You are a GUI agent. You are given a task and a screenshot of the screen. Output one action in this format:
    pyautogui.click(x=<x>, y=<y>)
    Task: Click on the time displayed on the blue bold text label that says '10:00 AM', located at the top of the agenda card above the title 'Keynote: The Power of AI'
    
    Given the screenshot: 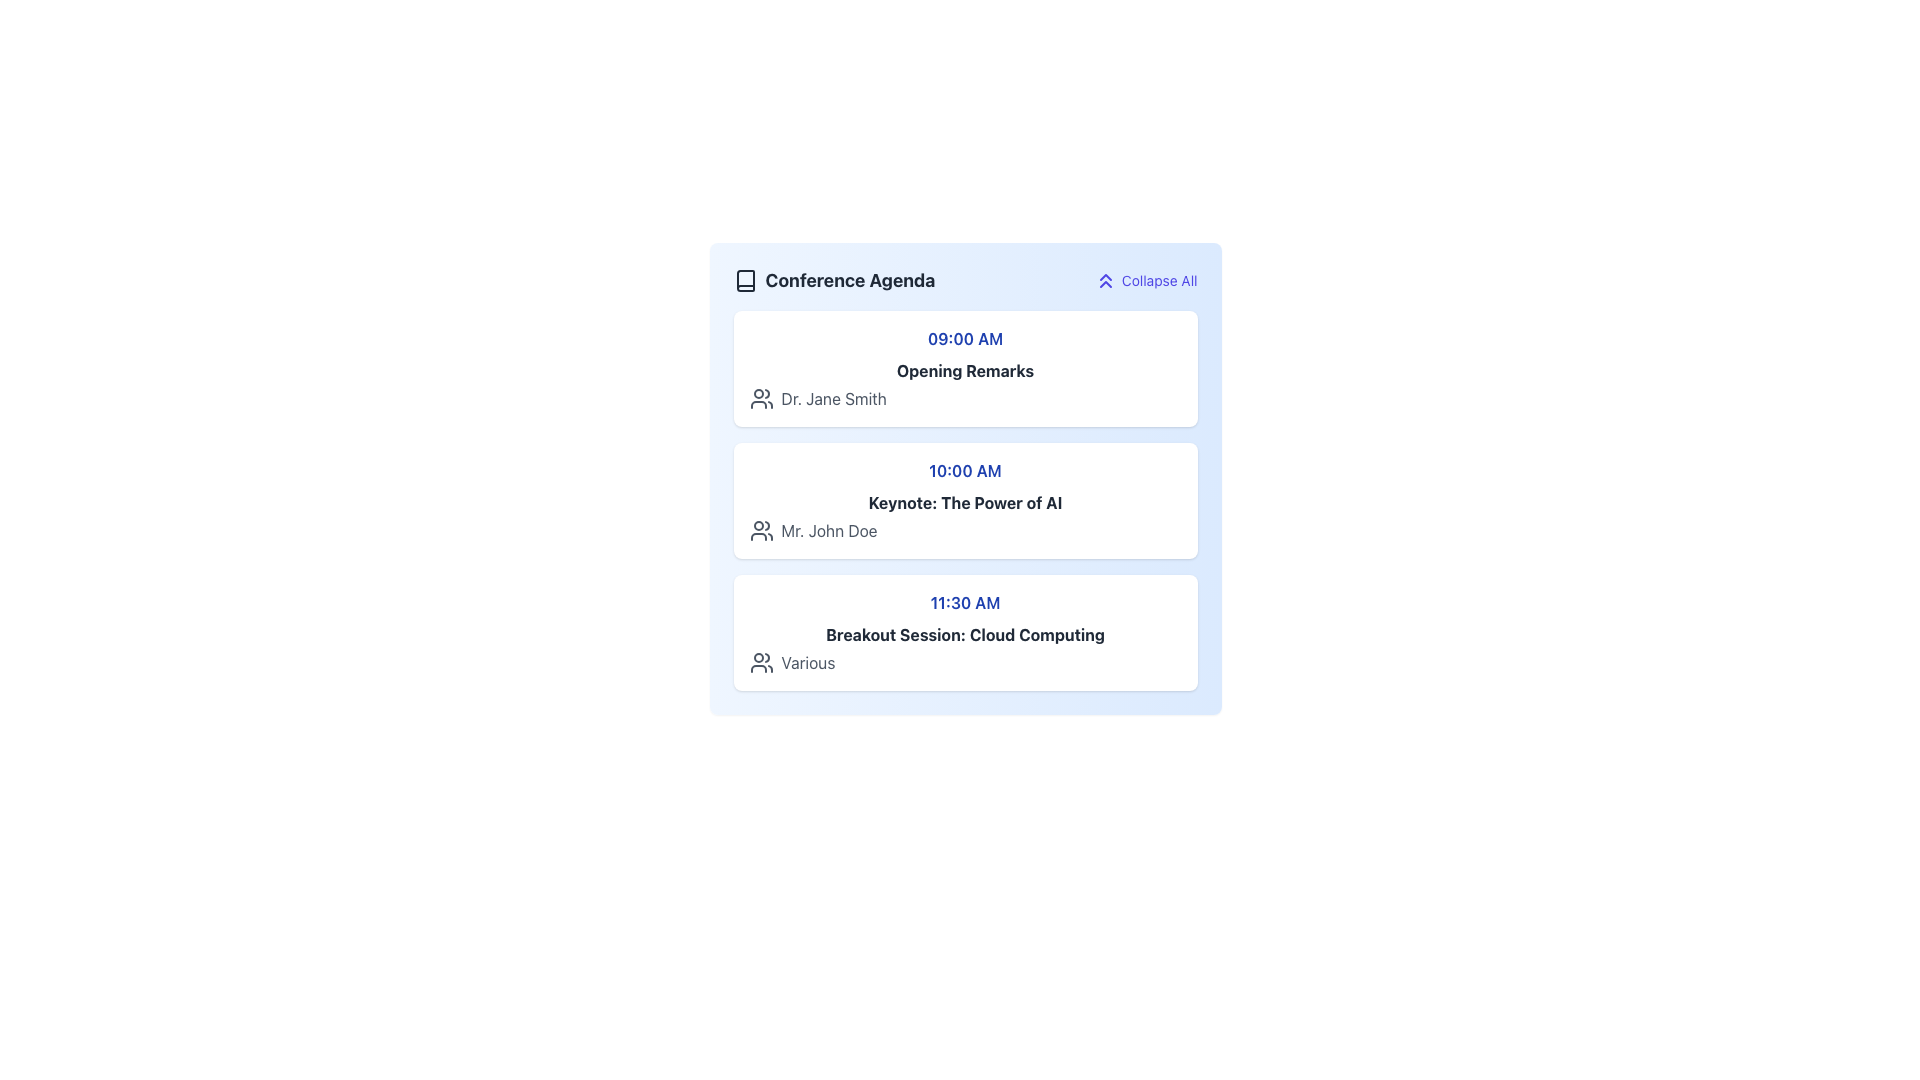 What is the action you would take?
    pyautogui.click(x=965, y=470)
    